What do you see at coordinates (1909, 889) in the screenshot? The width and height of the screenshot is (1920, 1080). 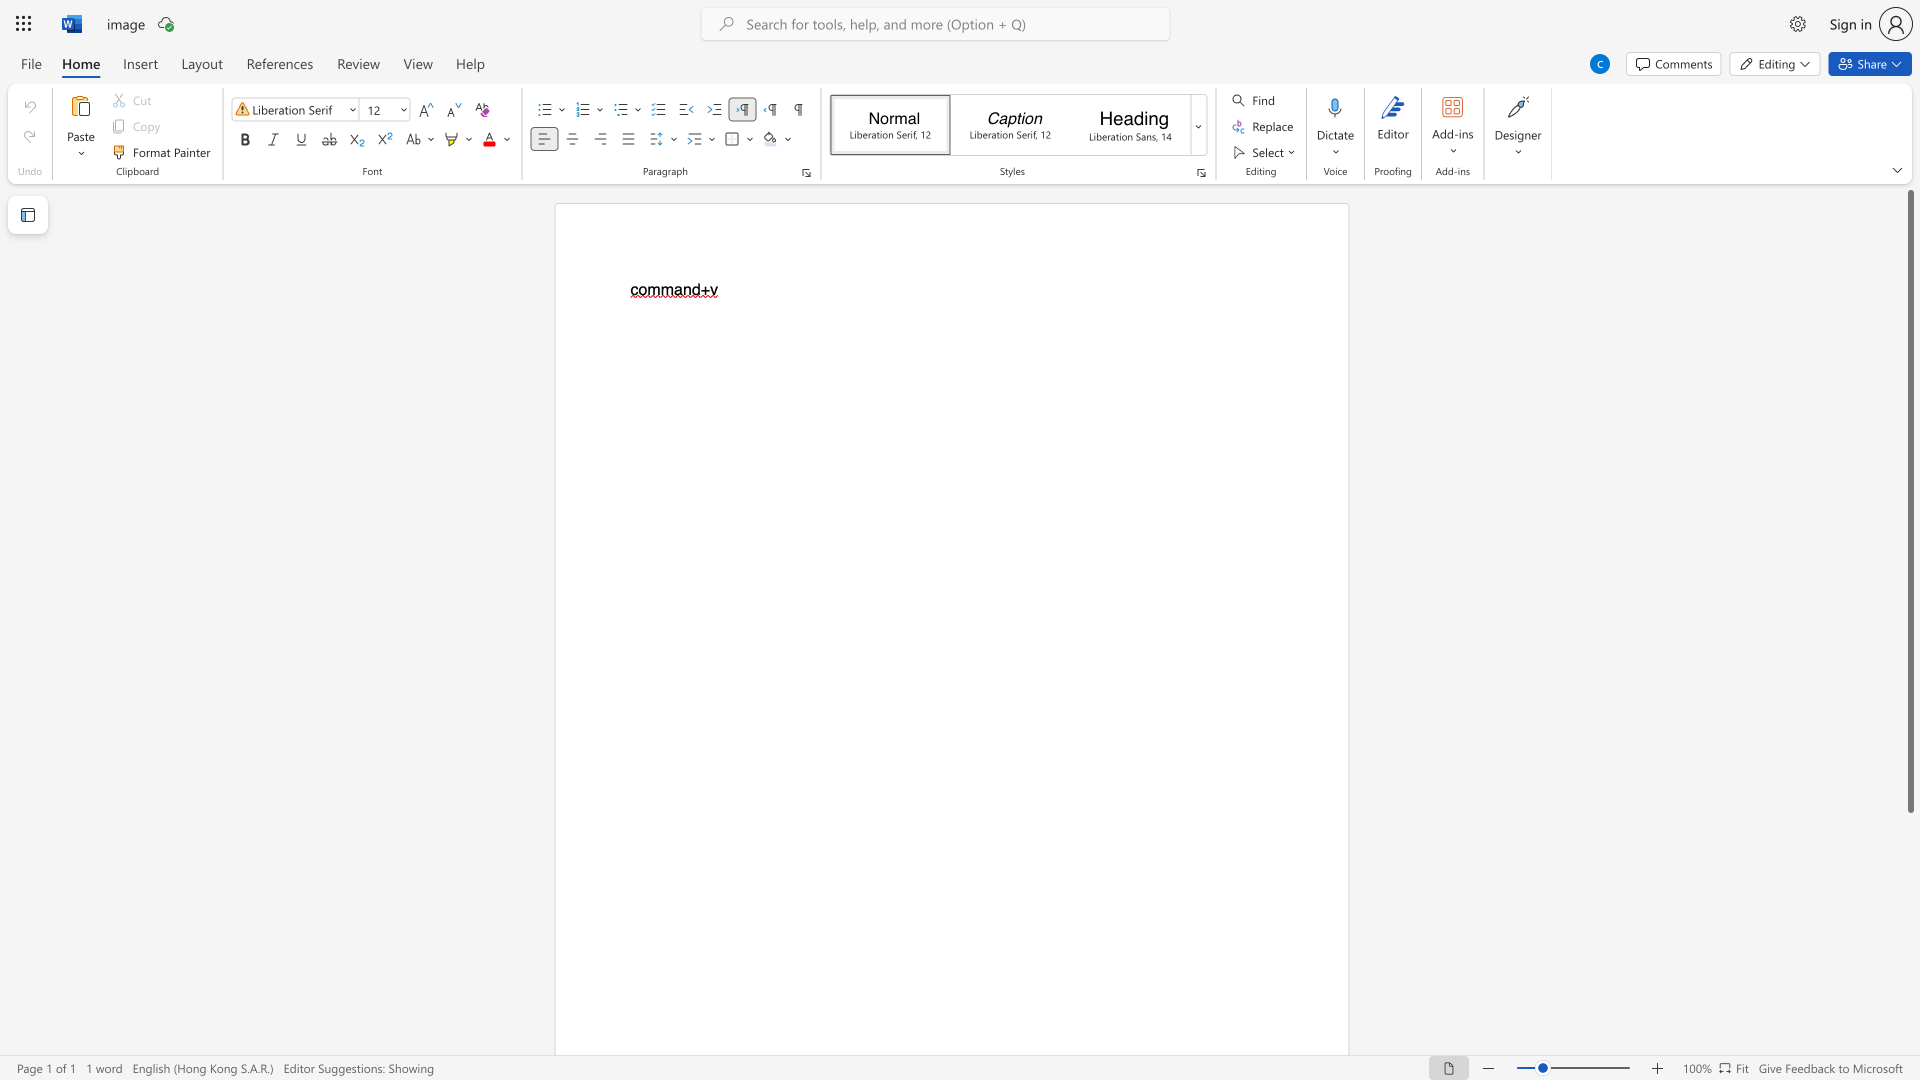 I see `the scrollbar on the right` at bounding box center [1909, 889].